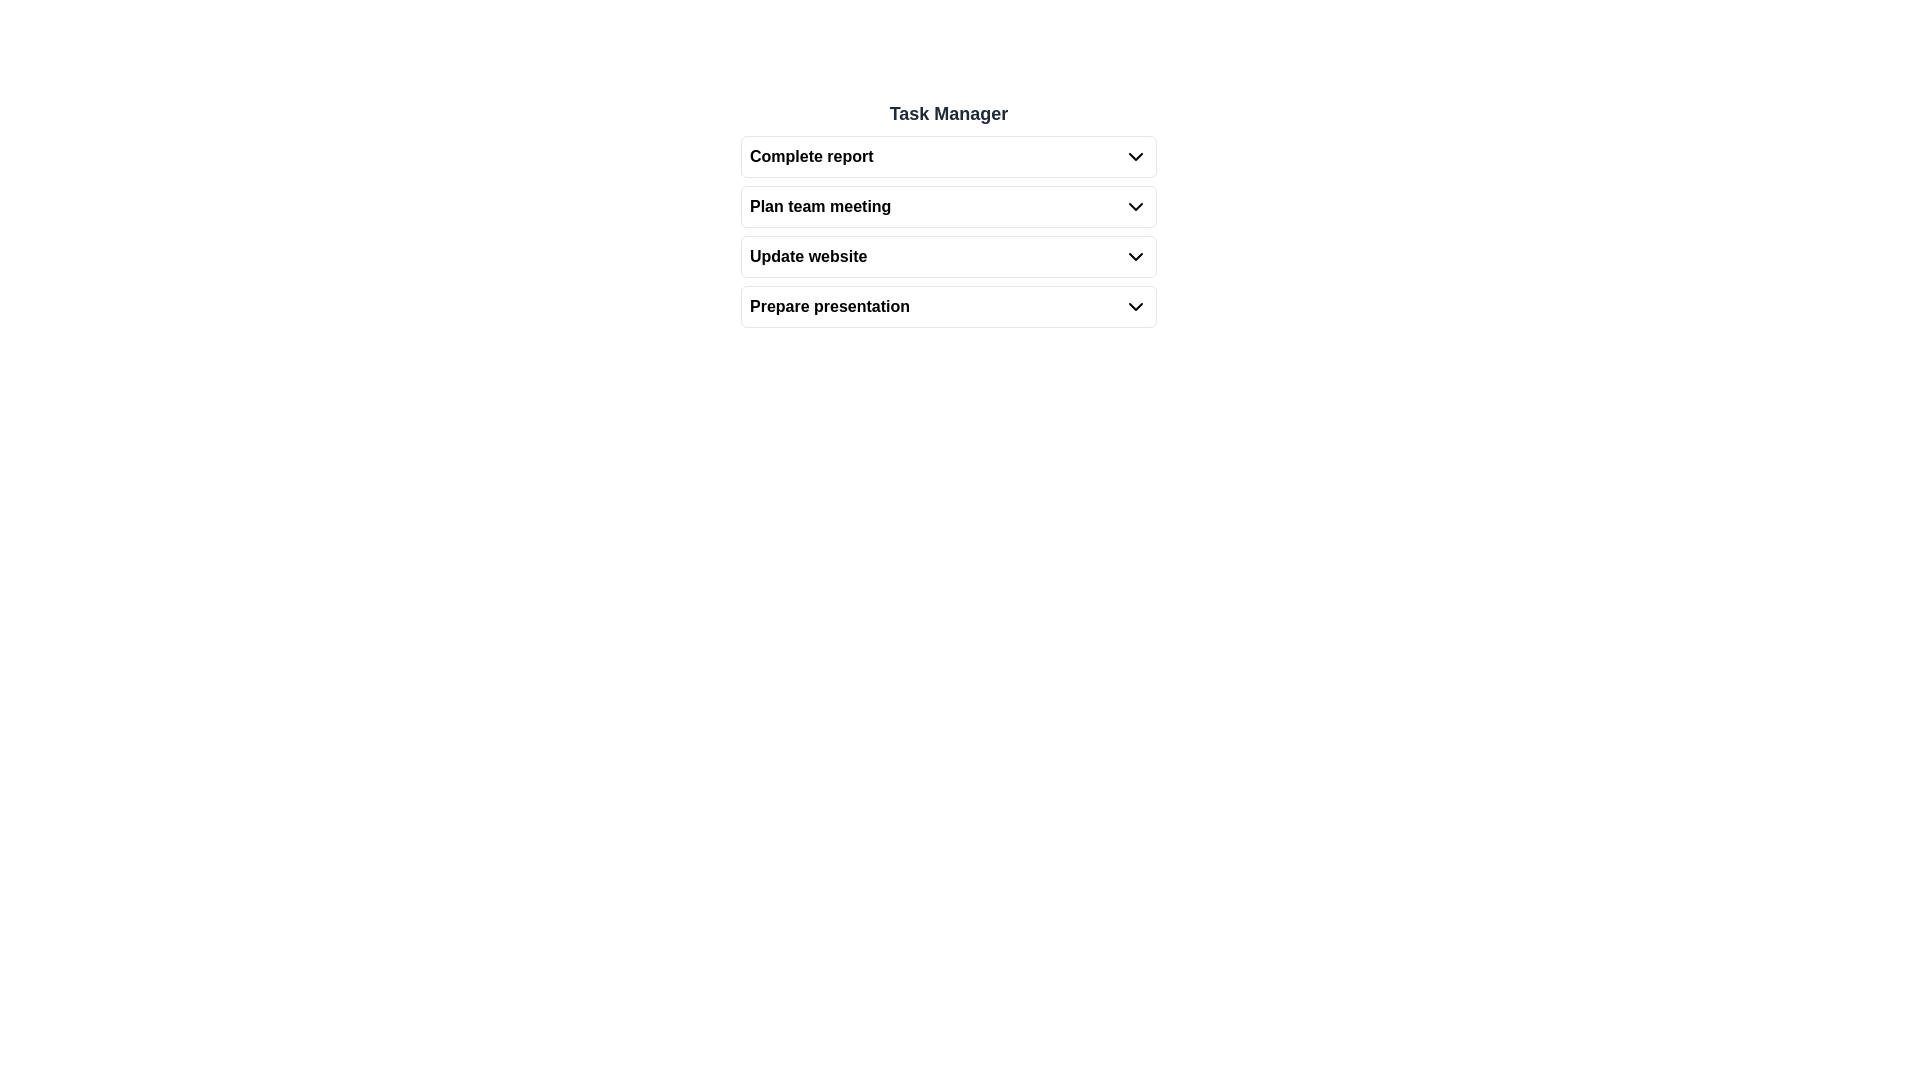  Describe the element at coordinates (948, 256) in the screenshot. I see `the third task entry in the task manager interface, which is the 'Update website' task` at that location.